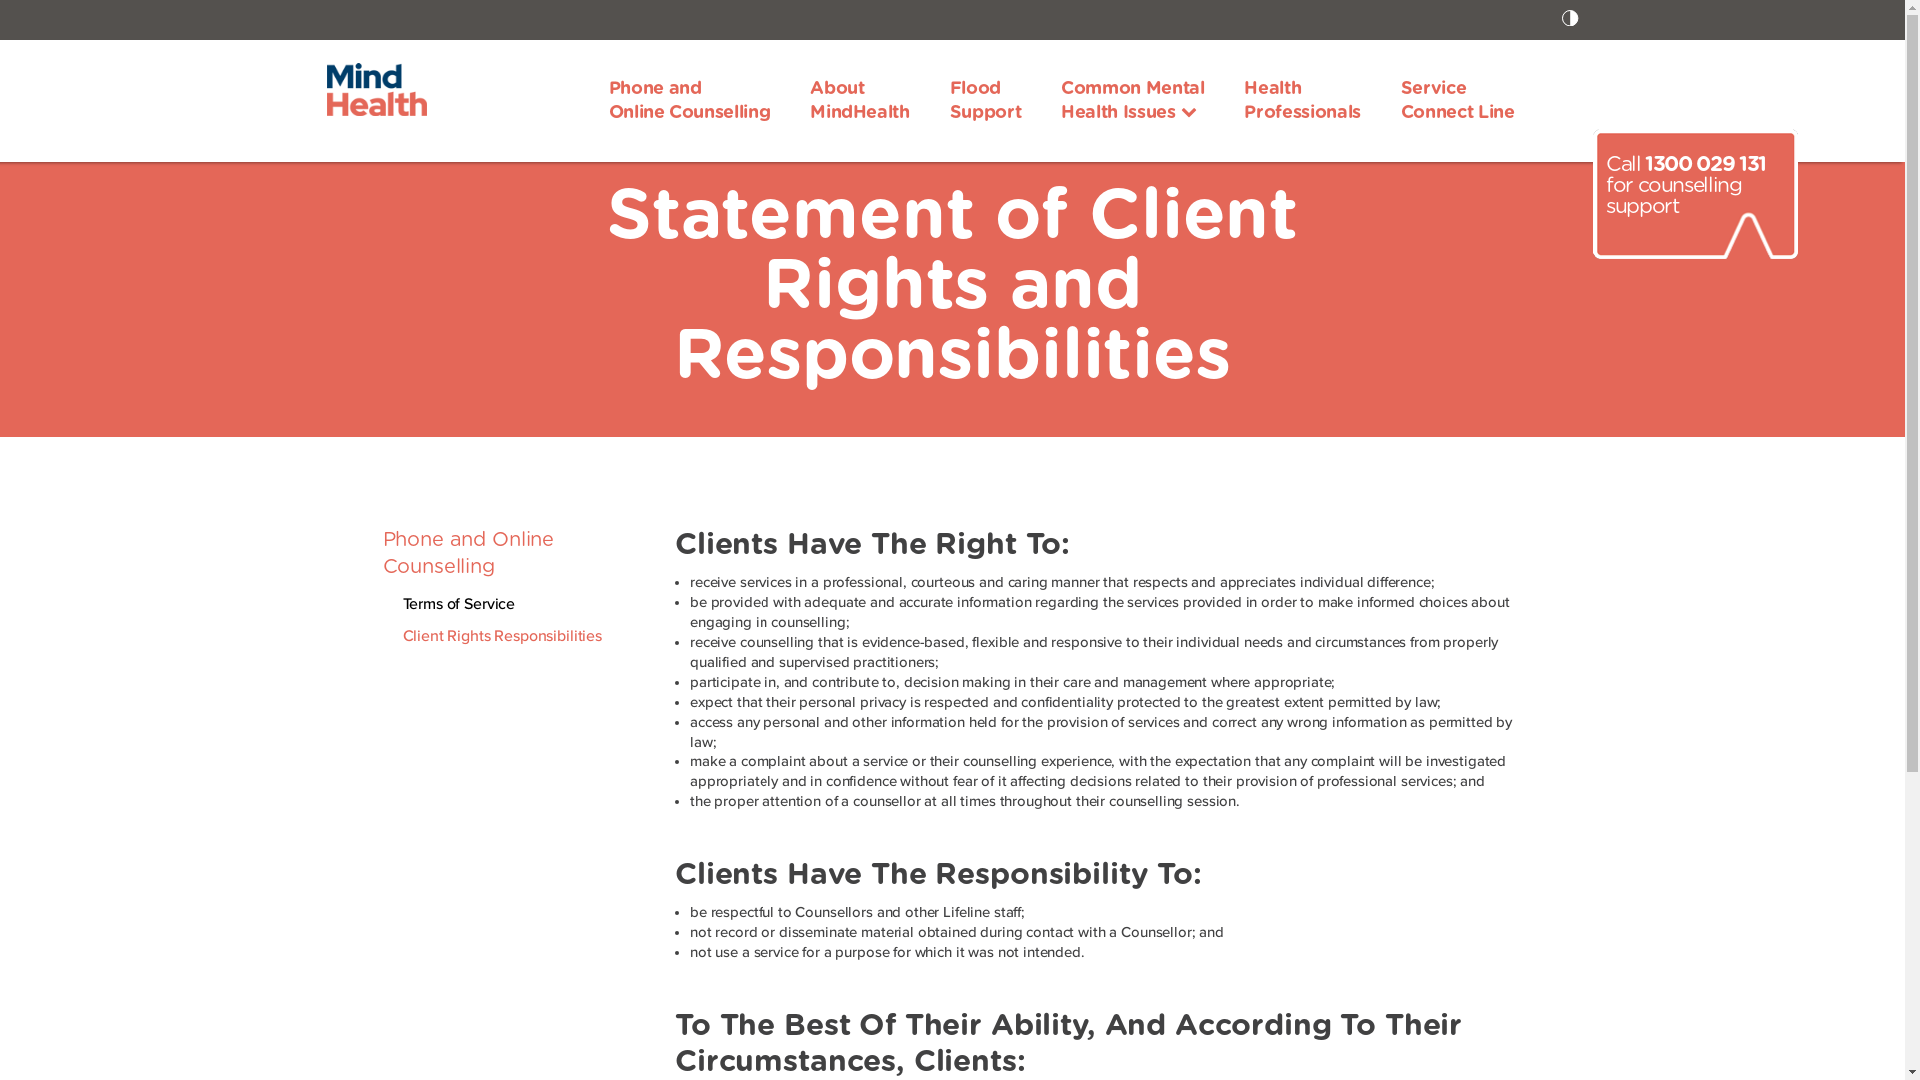 Image resolution: width=1920 pixels, height=1080 pixels. What do you see at coordinates (690, 101) in the screenshot?
I see `'Phone and` at bounding box center [690, 101].